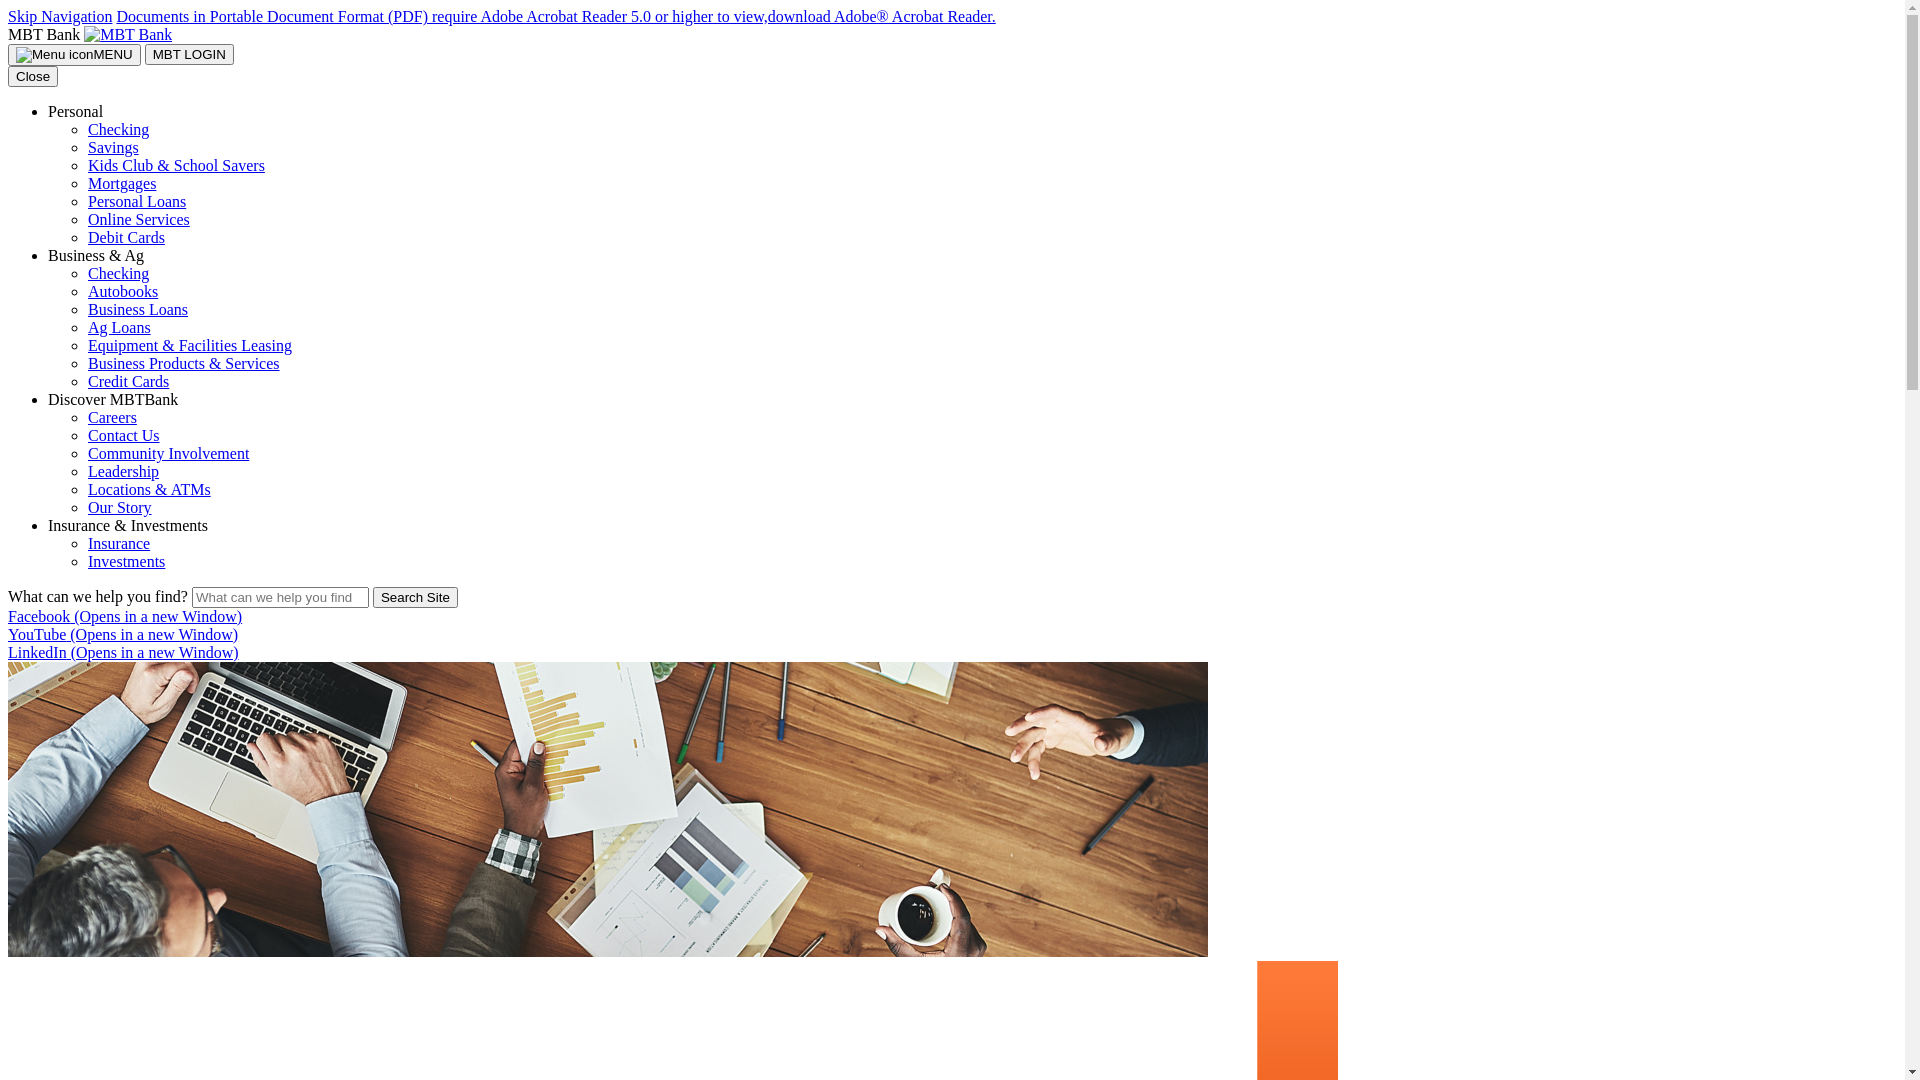 Image resolution: width=1920 pixels, height=1080 pixels. What do you see at coordinates (168, 453) in the screenshot?
I see `'Community Involvement'` at bounding box center [168, 453].